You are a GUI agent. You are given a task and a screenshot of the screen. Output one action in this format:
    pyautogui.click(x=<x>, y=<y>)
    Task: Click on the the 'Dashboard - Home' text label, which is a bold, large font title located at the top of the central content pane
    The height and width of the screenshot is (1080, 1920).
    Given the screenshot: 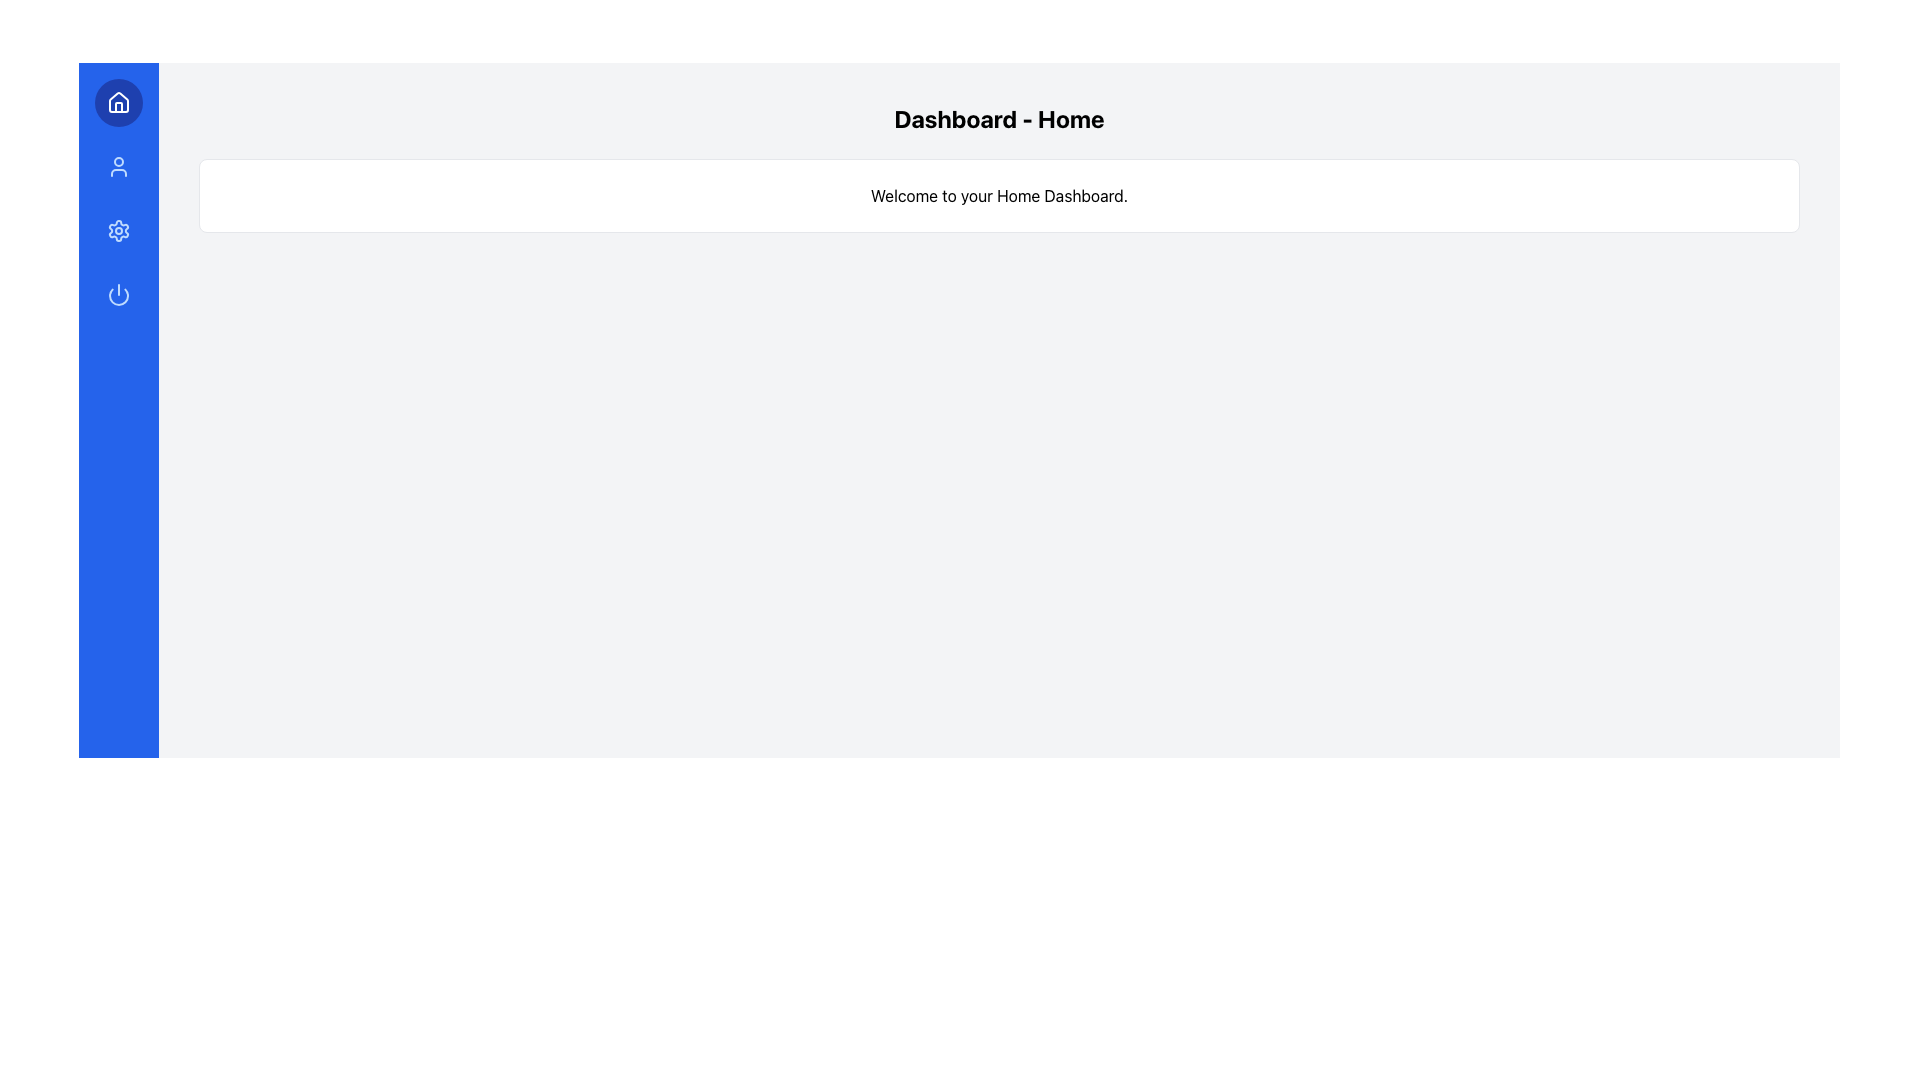 What is the action you would take?
    pyautogui.click(x=999, y=119)
    